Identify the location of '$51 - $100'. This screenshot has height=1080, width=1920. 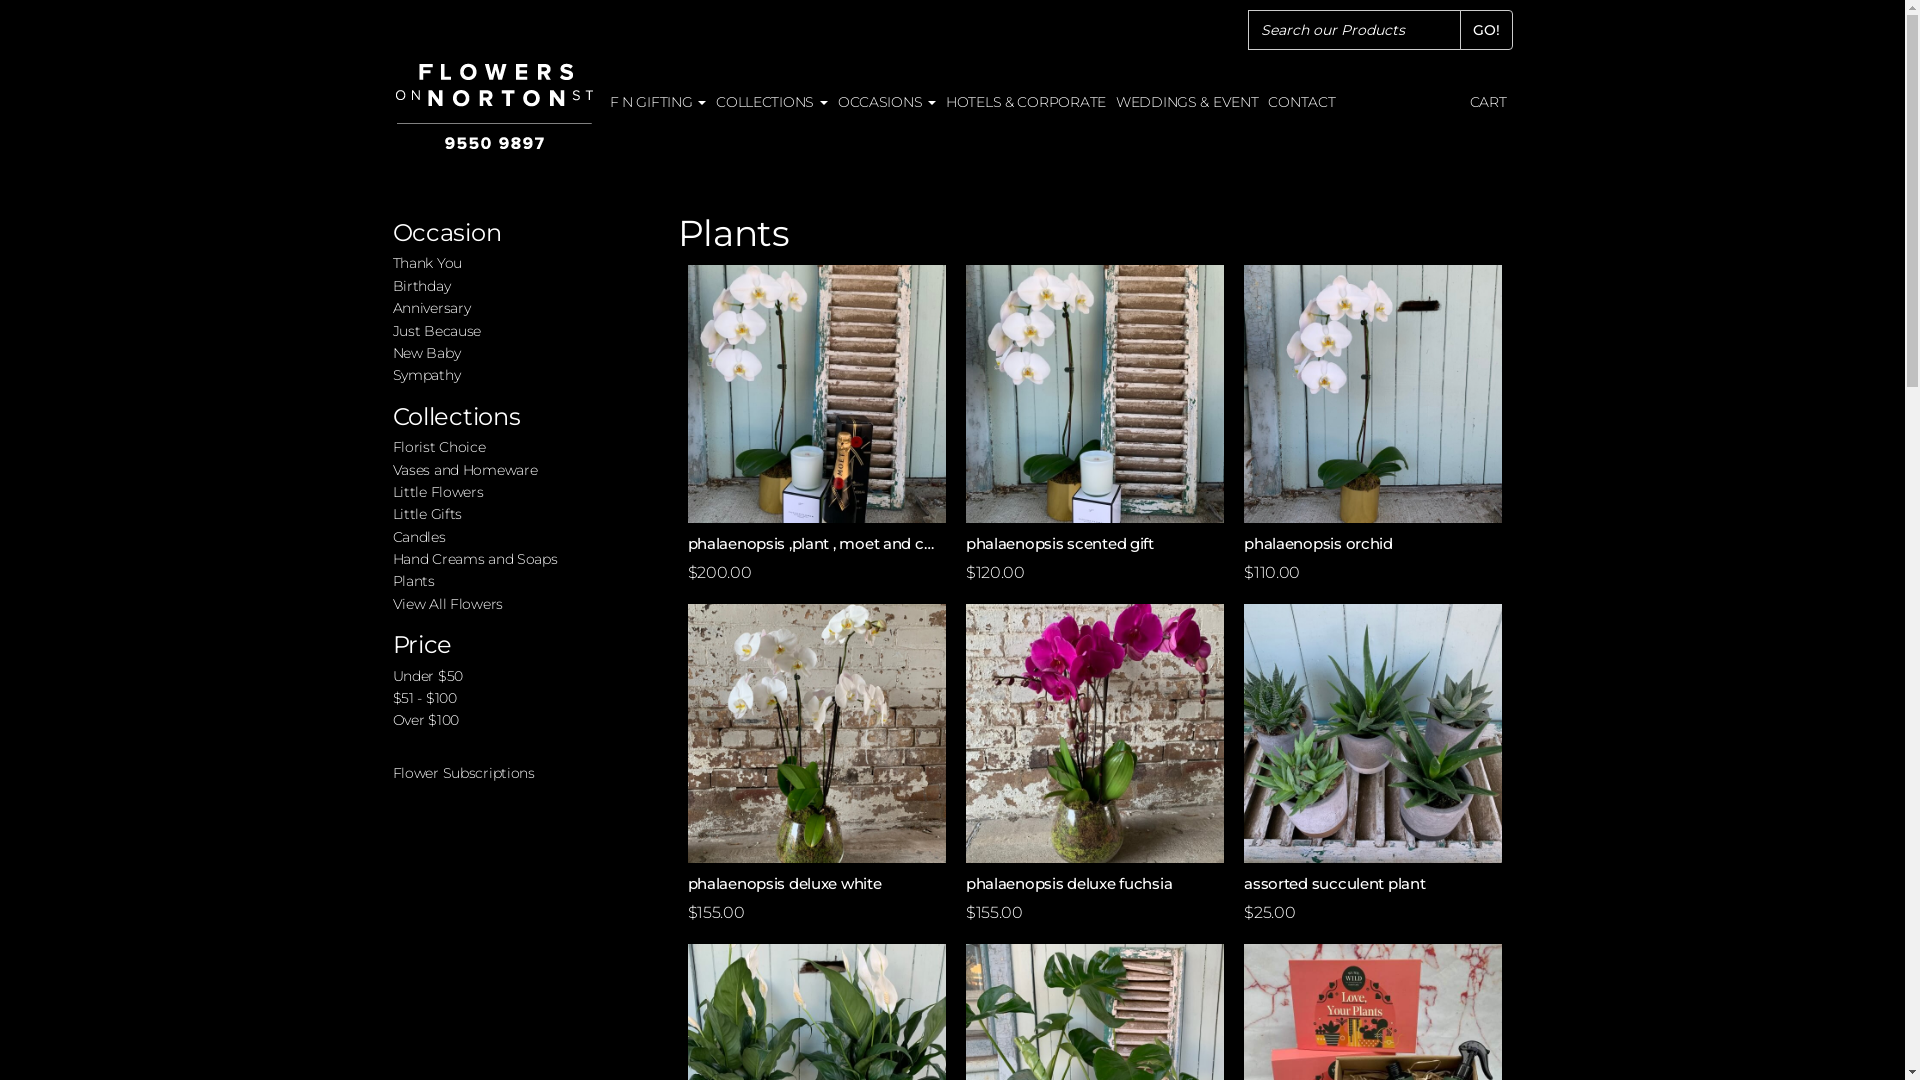
(422, 697).